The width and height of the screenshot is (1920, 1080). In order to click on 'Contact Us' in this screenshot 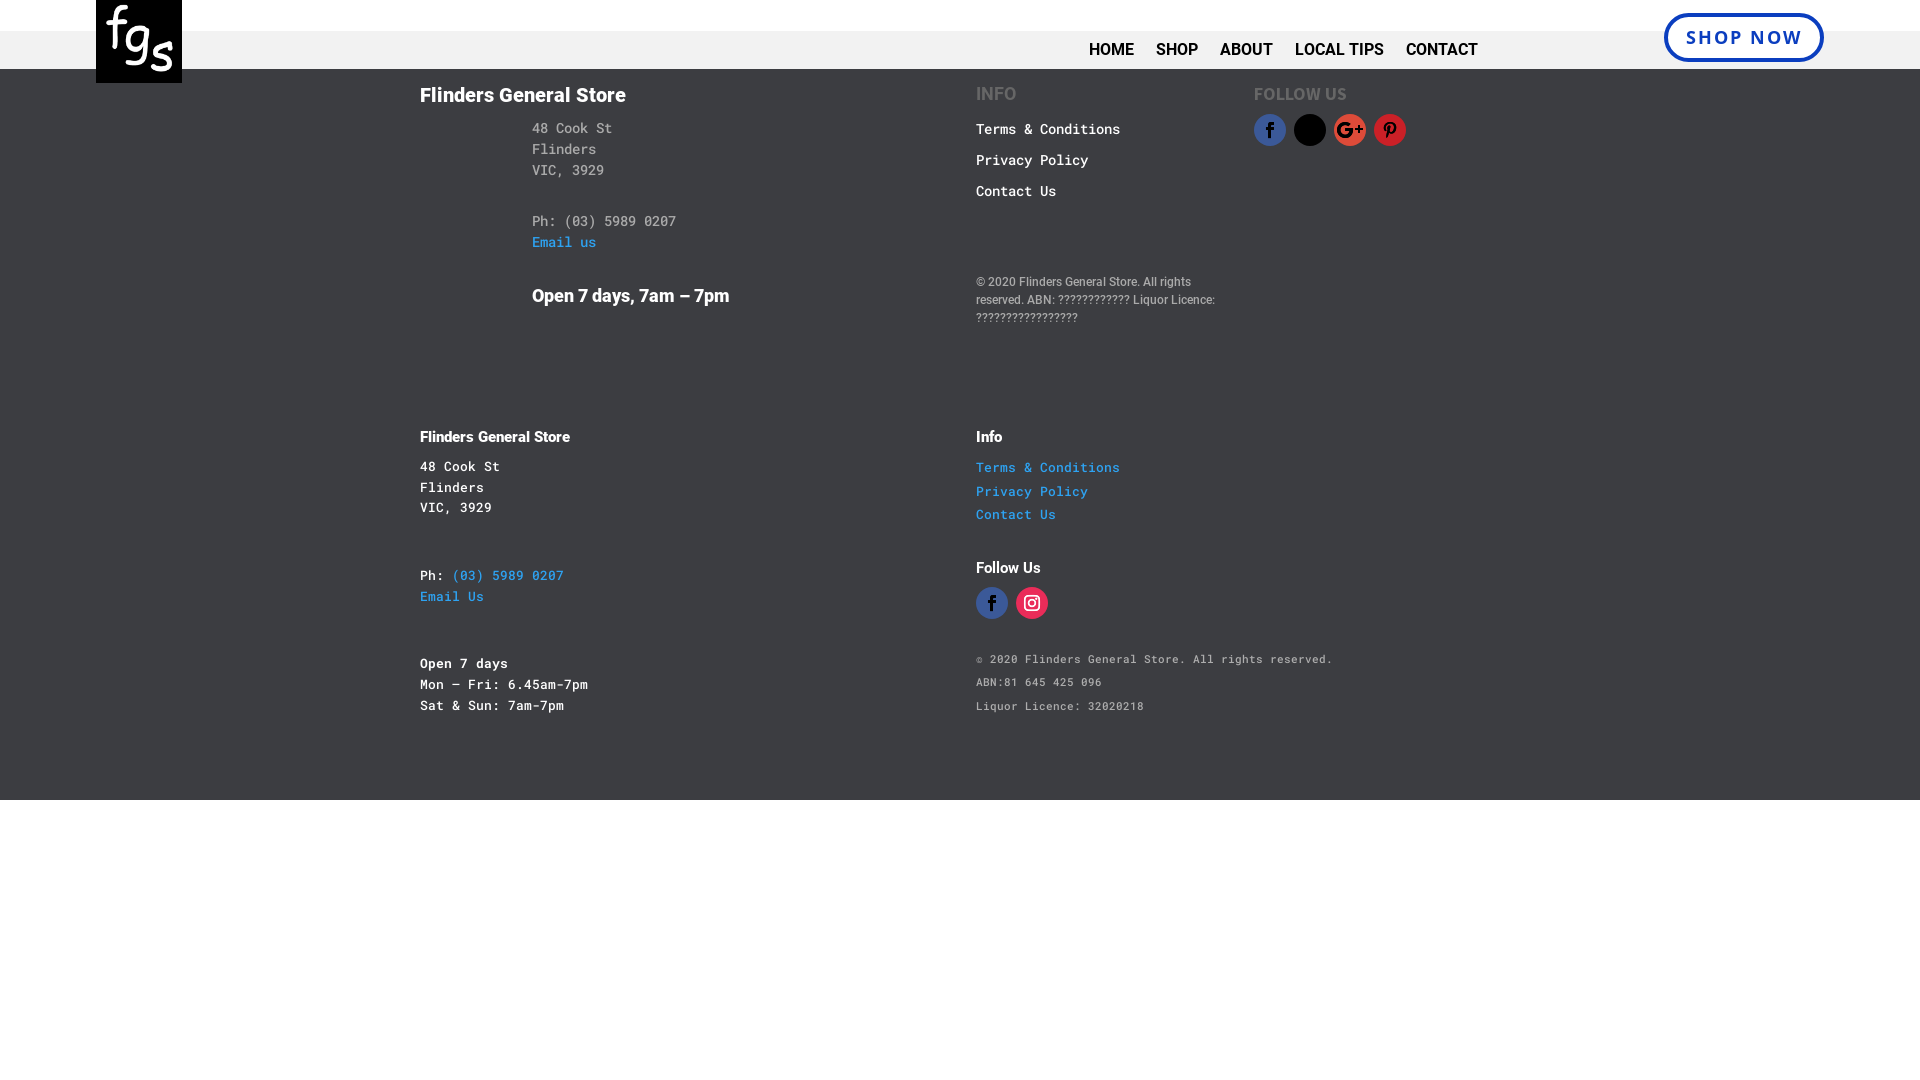, I will do `click(1016, 512)`.